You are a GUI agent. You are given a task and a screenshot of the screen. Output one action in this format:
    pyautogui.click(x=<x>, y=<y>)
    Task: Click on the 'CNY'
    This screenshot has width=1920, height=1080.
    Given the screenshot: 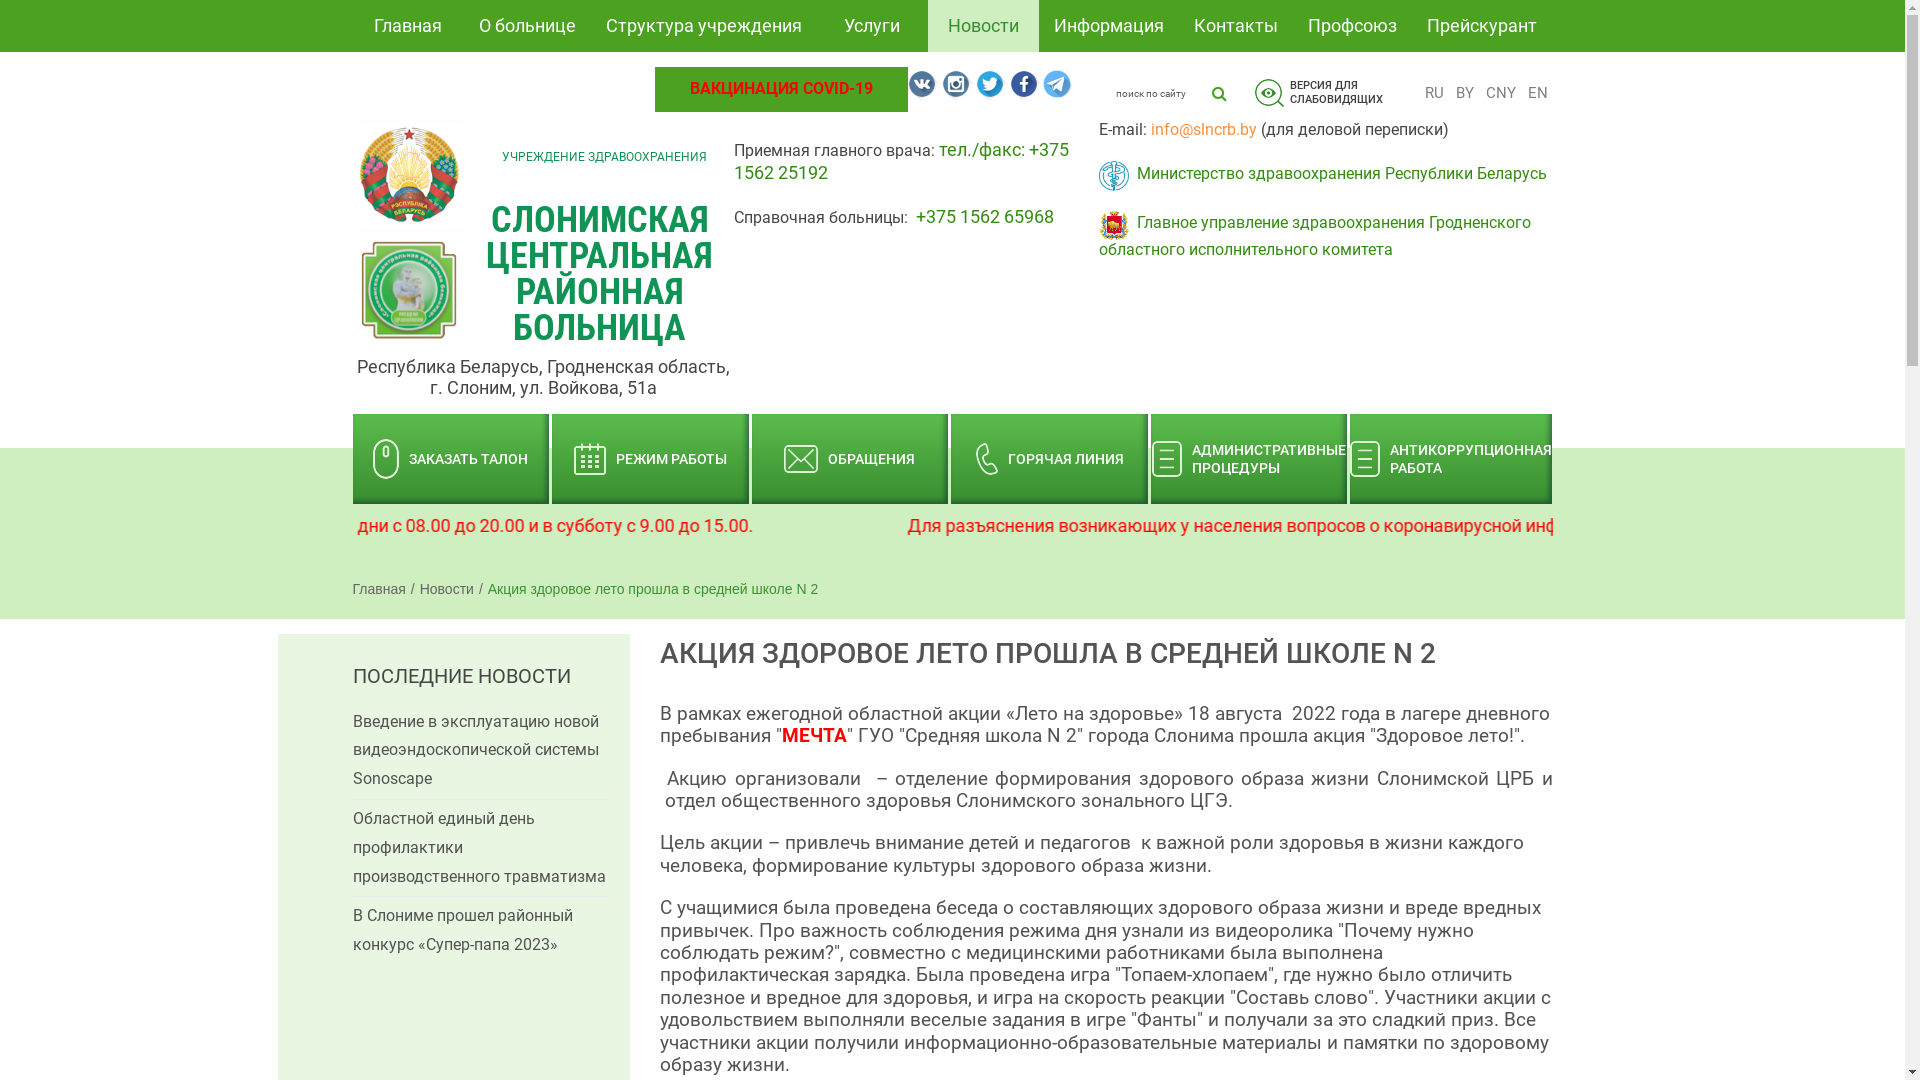 What is the action you would take?
    pyautogui.click(x=1479, y=92)
    